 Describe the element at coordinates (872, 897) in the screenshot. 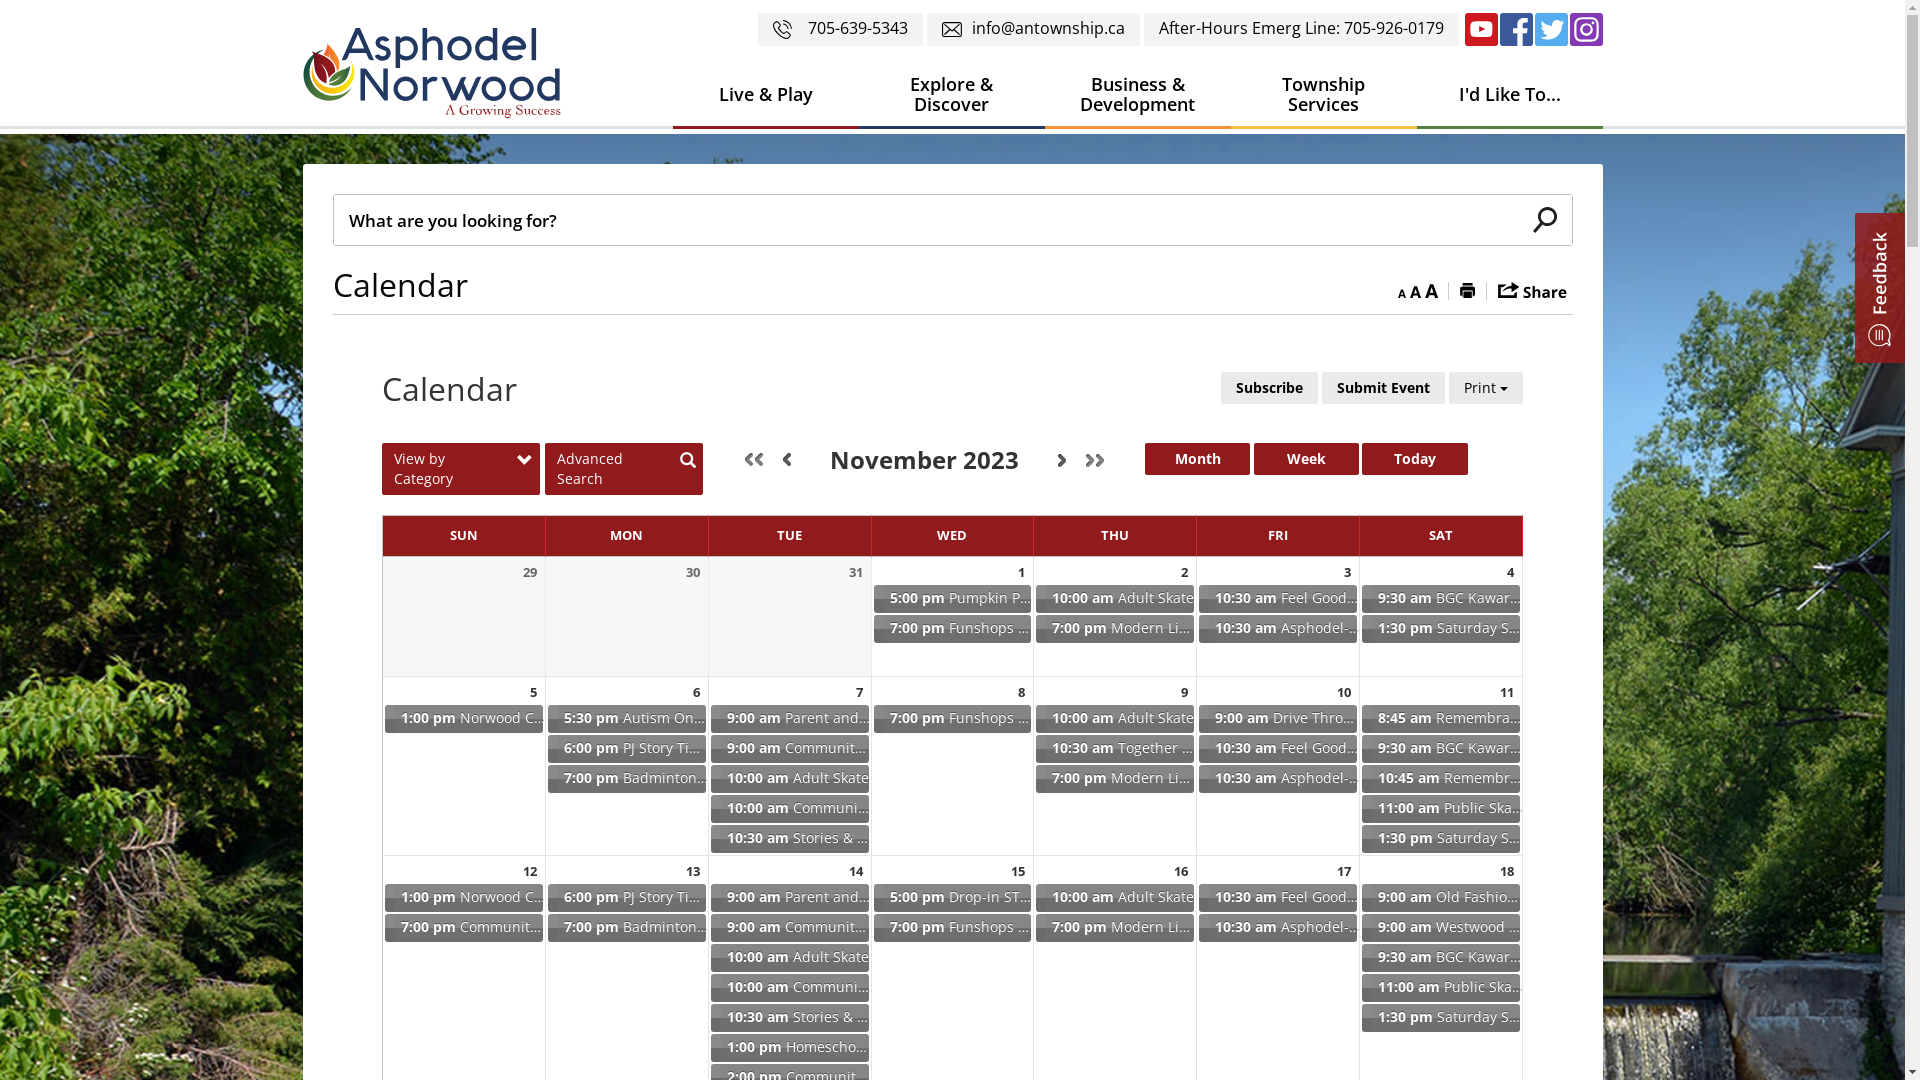

I see `'5:00 pm Drop-in STEAM Night'` at that location.